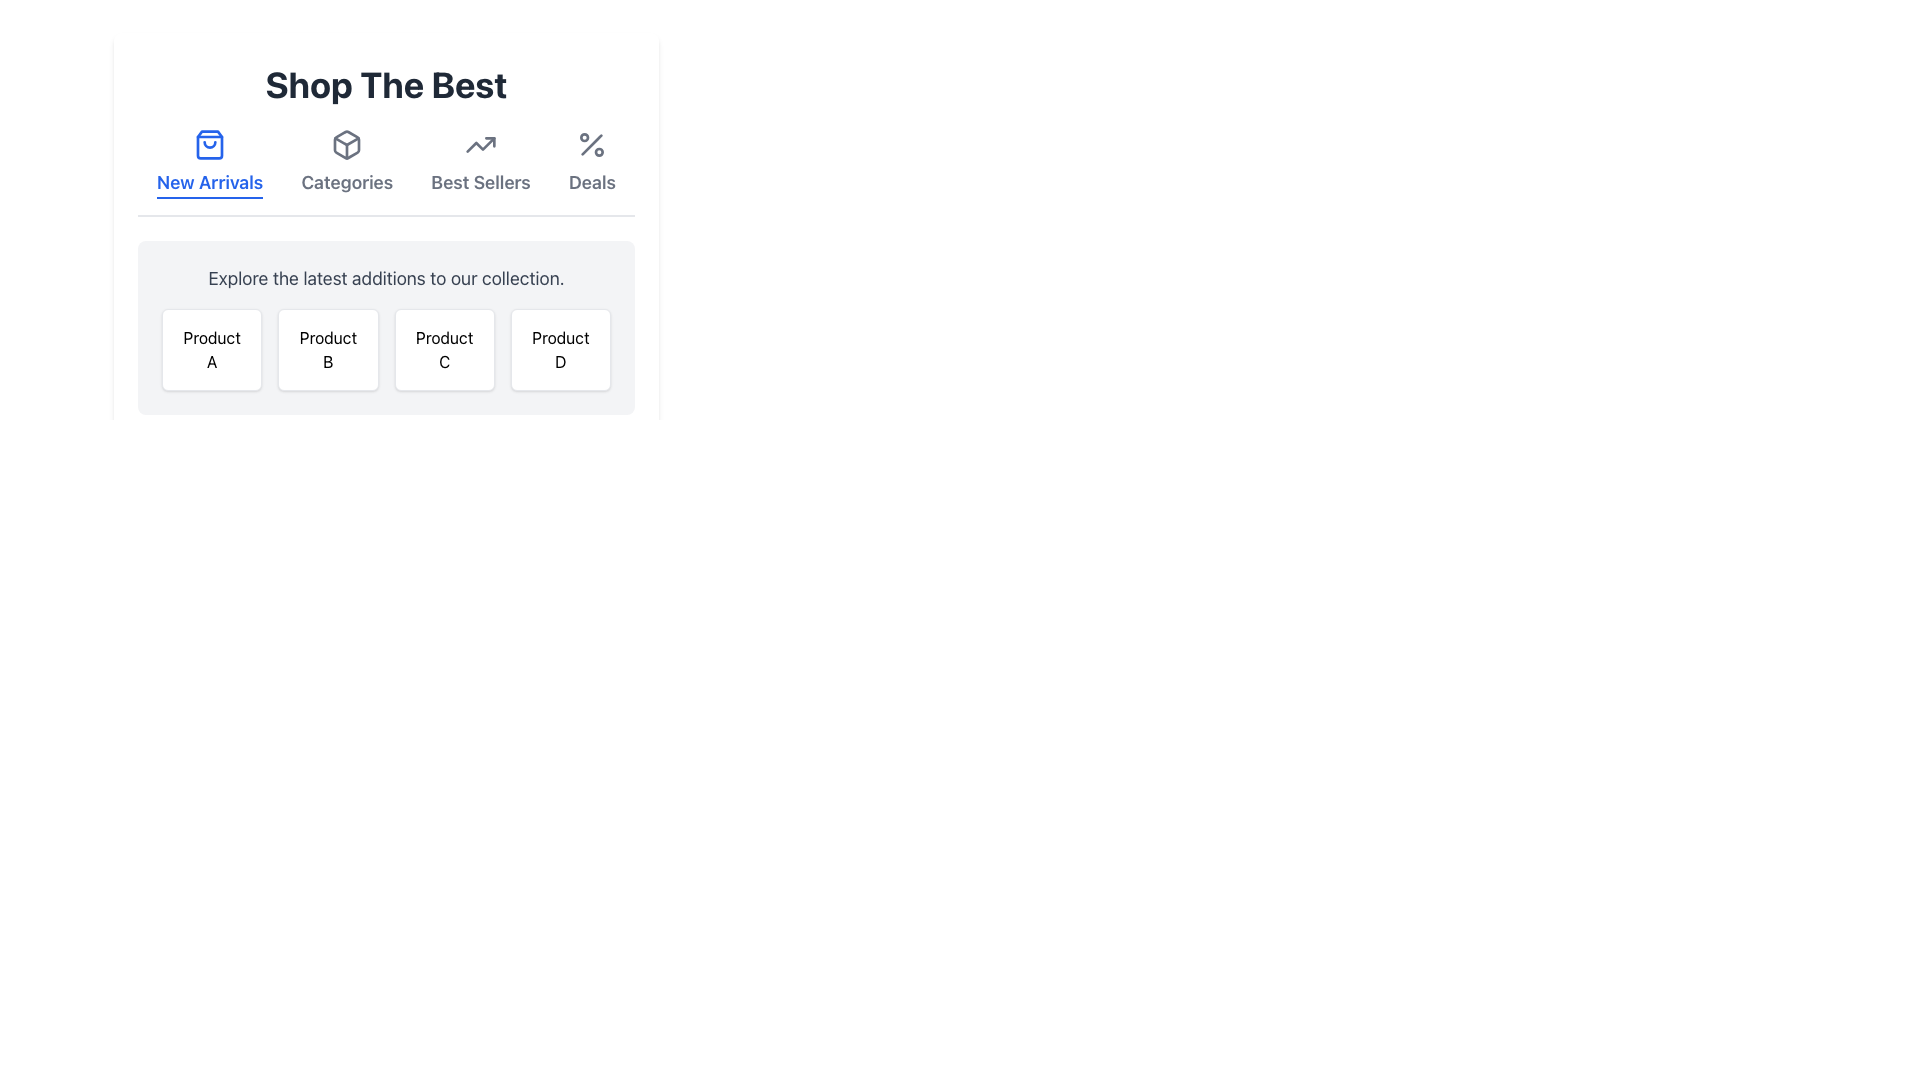  Describe the element at coordinates (328, 349) in the screenshot. I see `the informational text label displaying 'Product B', located in the second box of a row of four under the heading 'Explore the latest additions to our collection'` at that location.